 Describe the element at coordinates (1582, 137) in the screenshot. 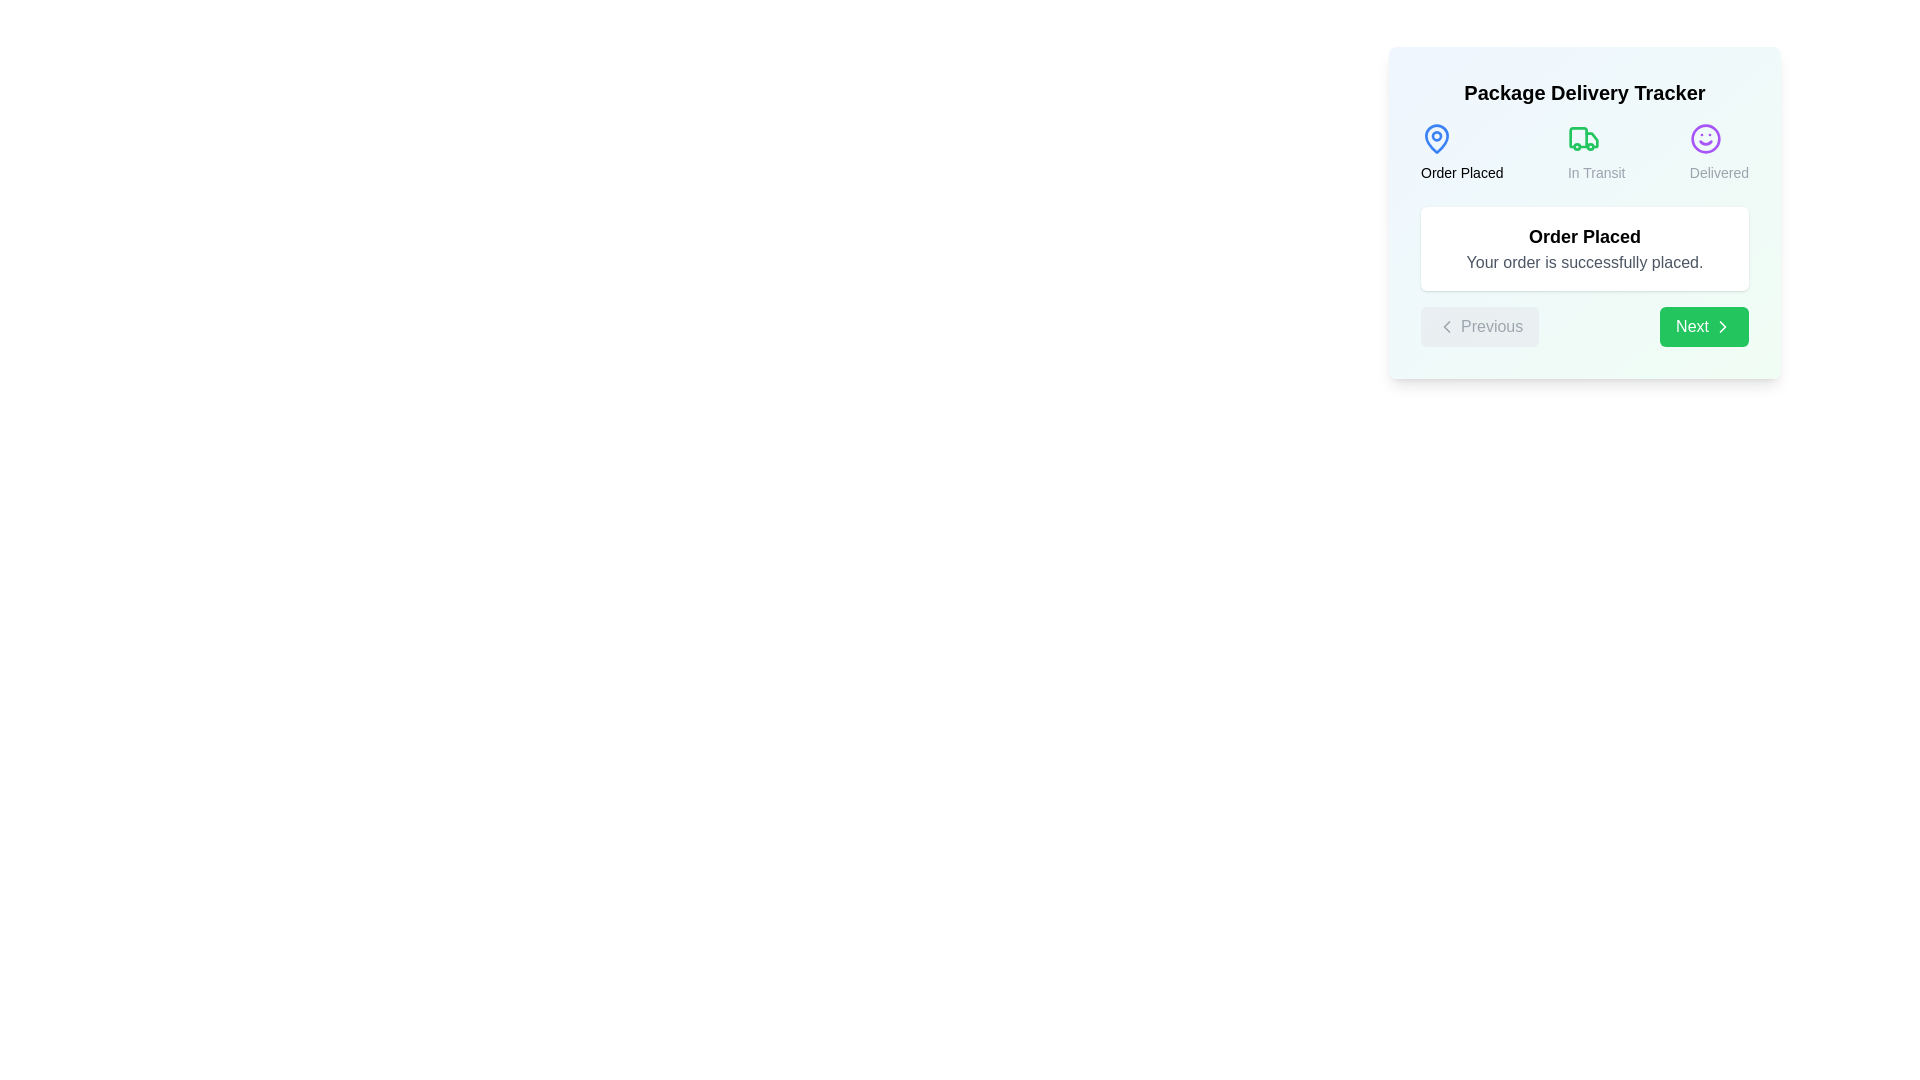

I see `the step icon corresponding to In Transit to view its tooltip` at that location.